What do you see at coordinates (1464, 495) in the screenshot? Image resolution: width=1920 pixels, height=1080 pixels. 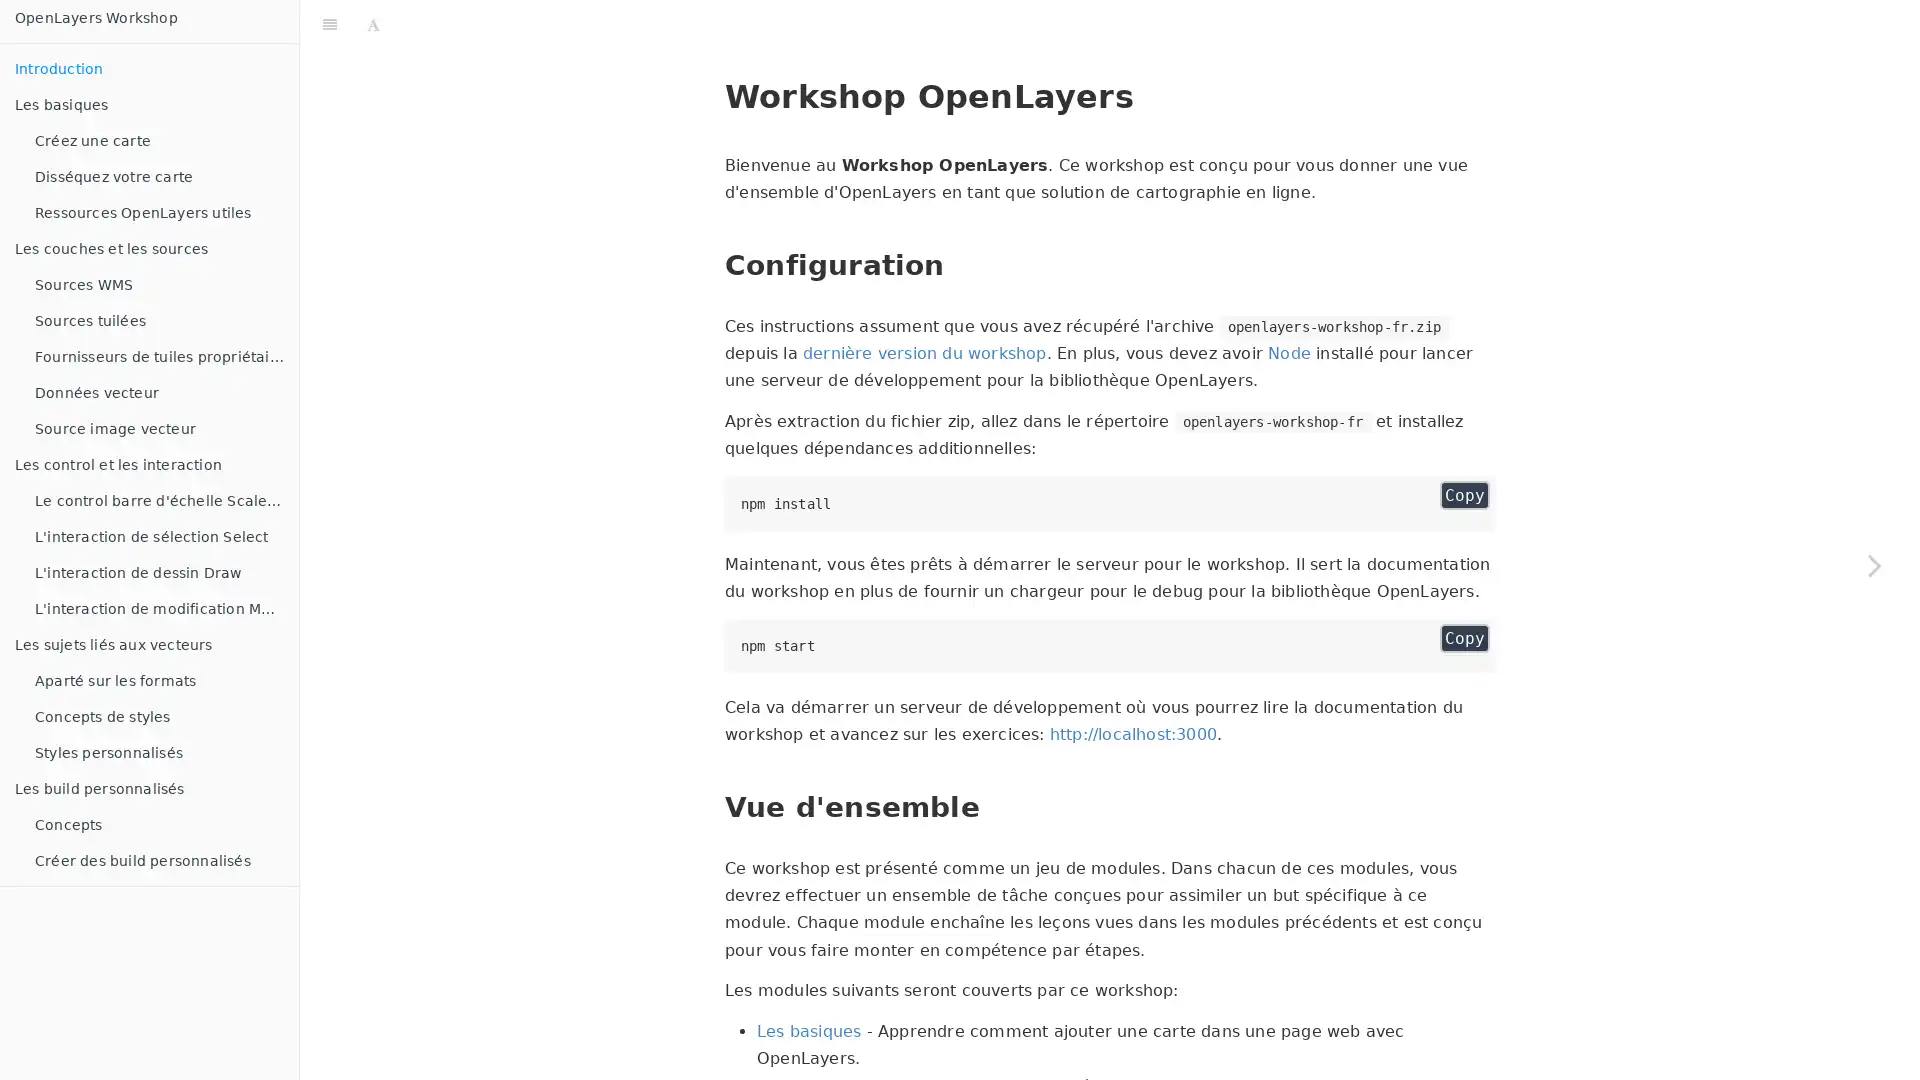 I see `Copy` at bounding box center [1464, 495].